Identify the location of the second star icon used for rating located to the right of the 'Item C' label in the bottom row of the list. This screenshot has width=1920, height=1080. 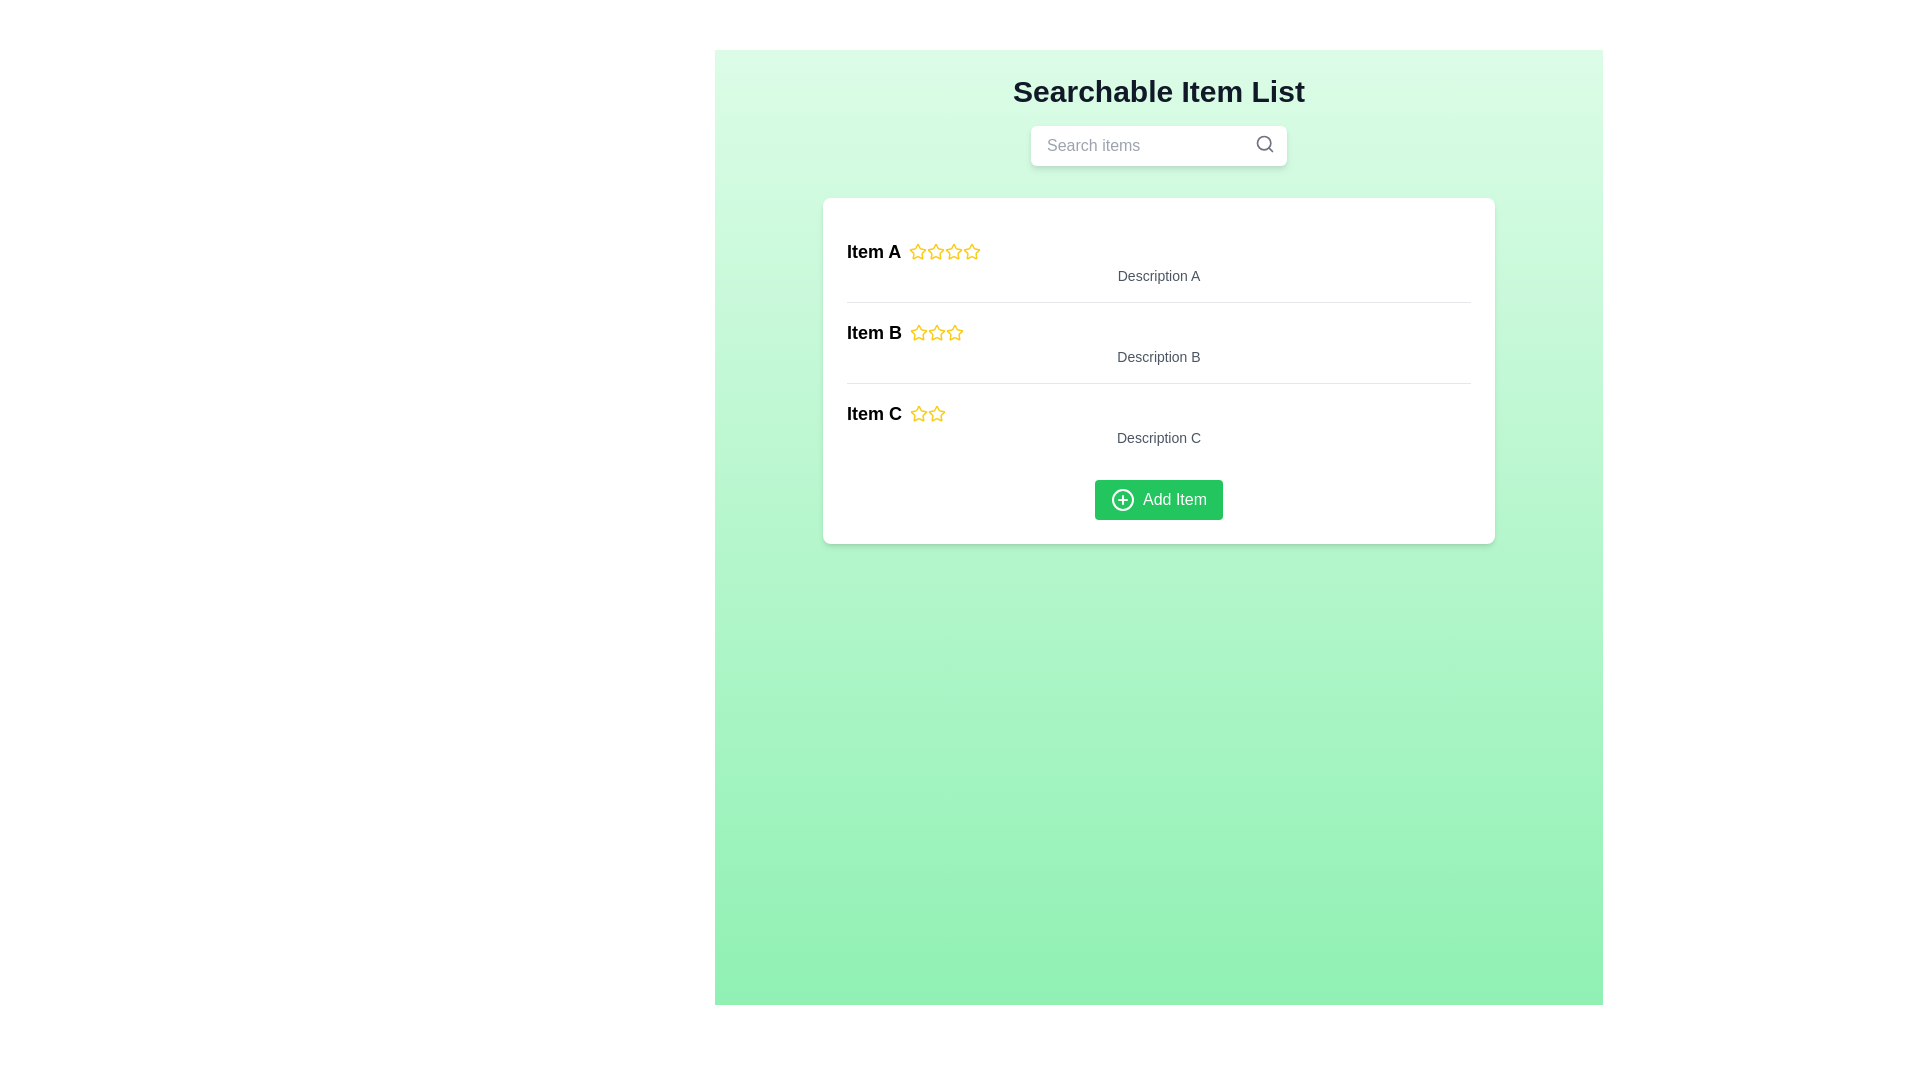
(926, 412).